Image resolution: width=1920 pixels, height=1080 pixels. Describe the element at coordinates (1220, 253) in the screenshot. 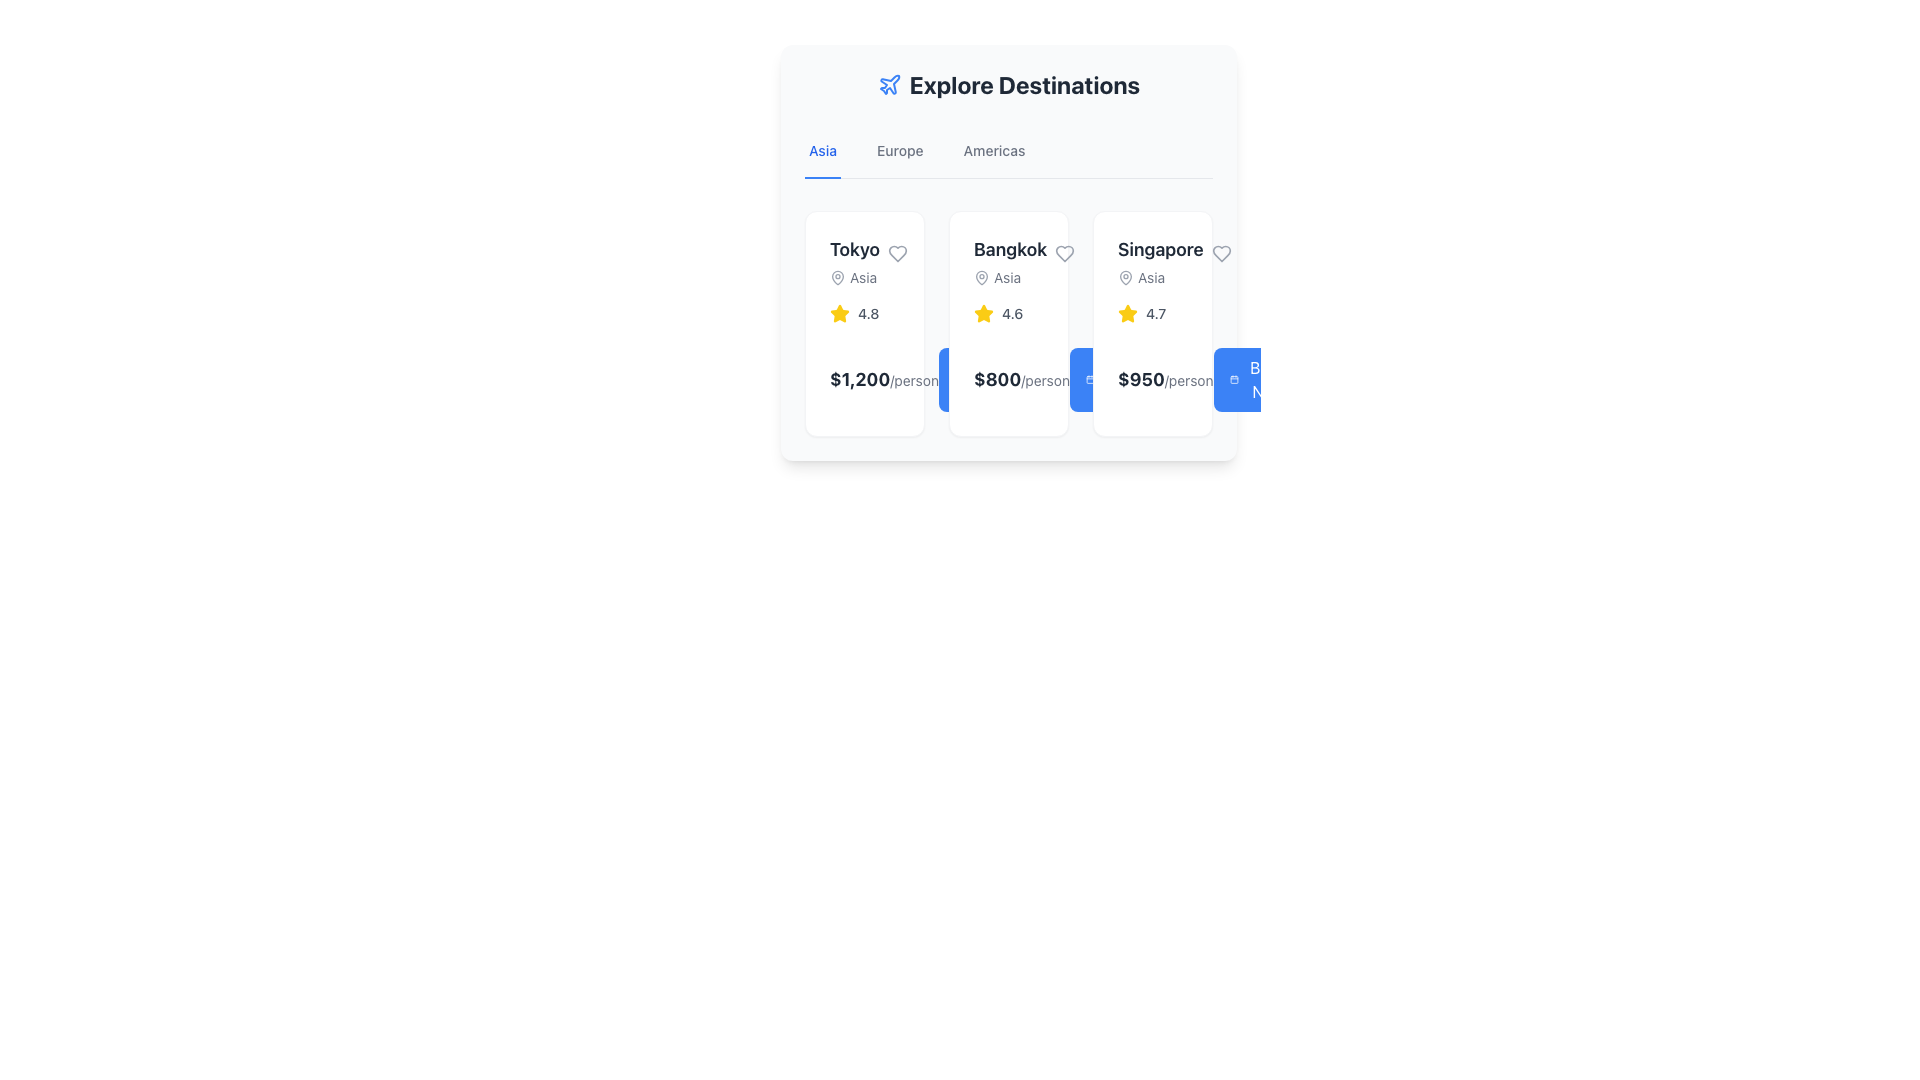

I see `the heart-shaped icon` at that location.